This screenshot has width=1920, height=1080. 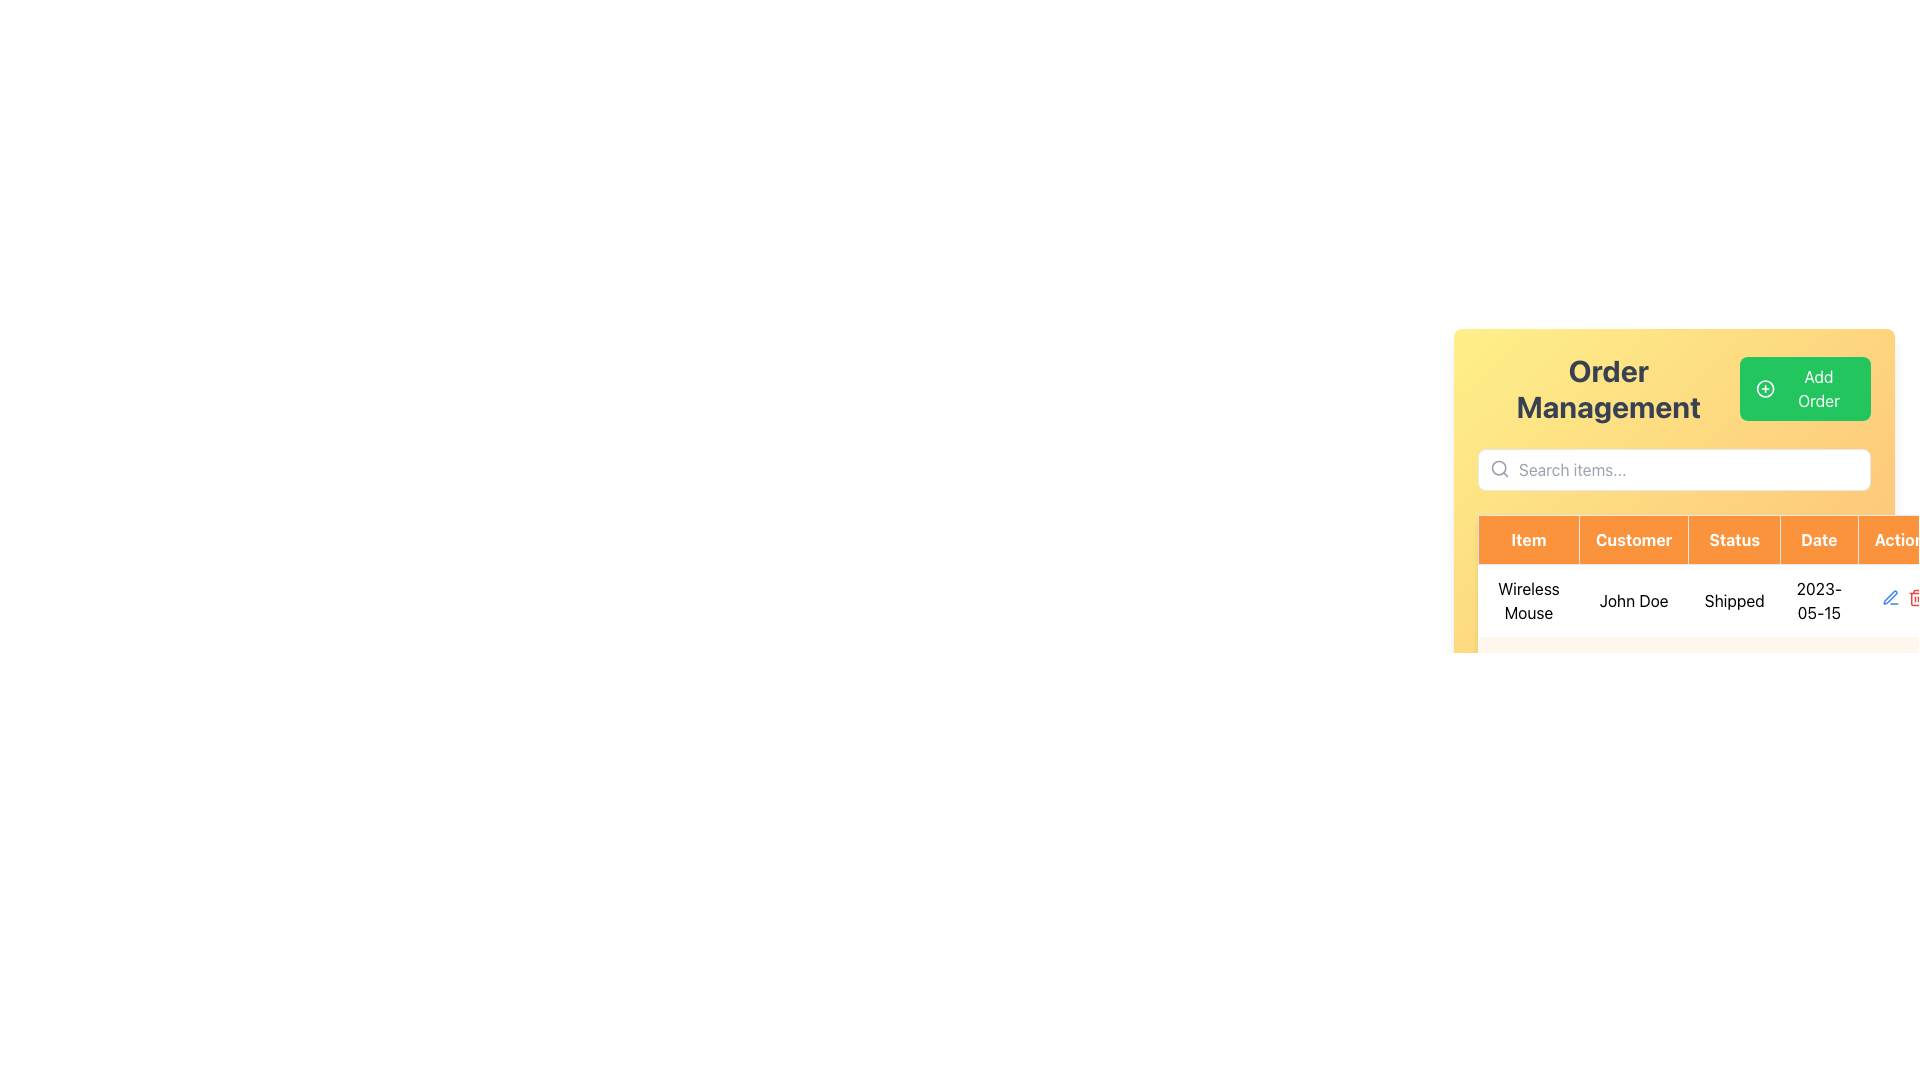 What do you see at coordinates (1527, 540) in the screenshot?
I see `the header element that labels the 'Item' column in the table, located at the top-left corner of the table` at bounding box center [1527, 540].